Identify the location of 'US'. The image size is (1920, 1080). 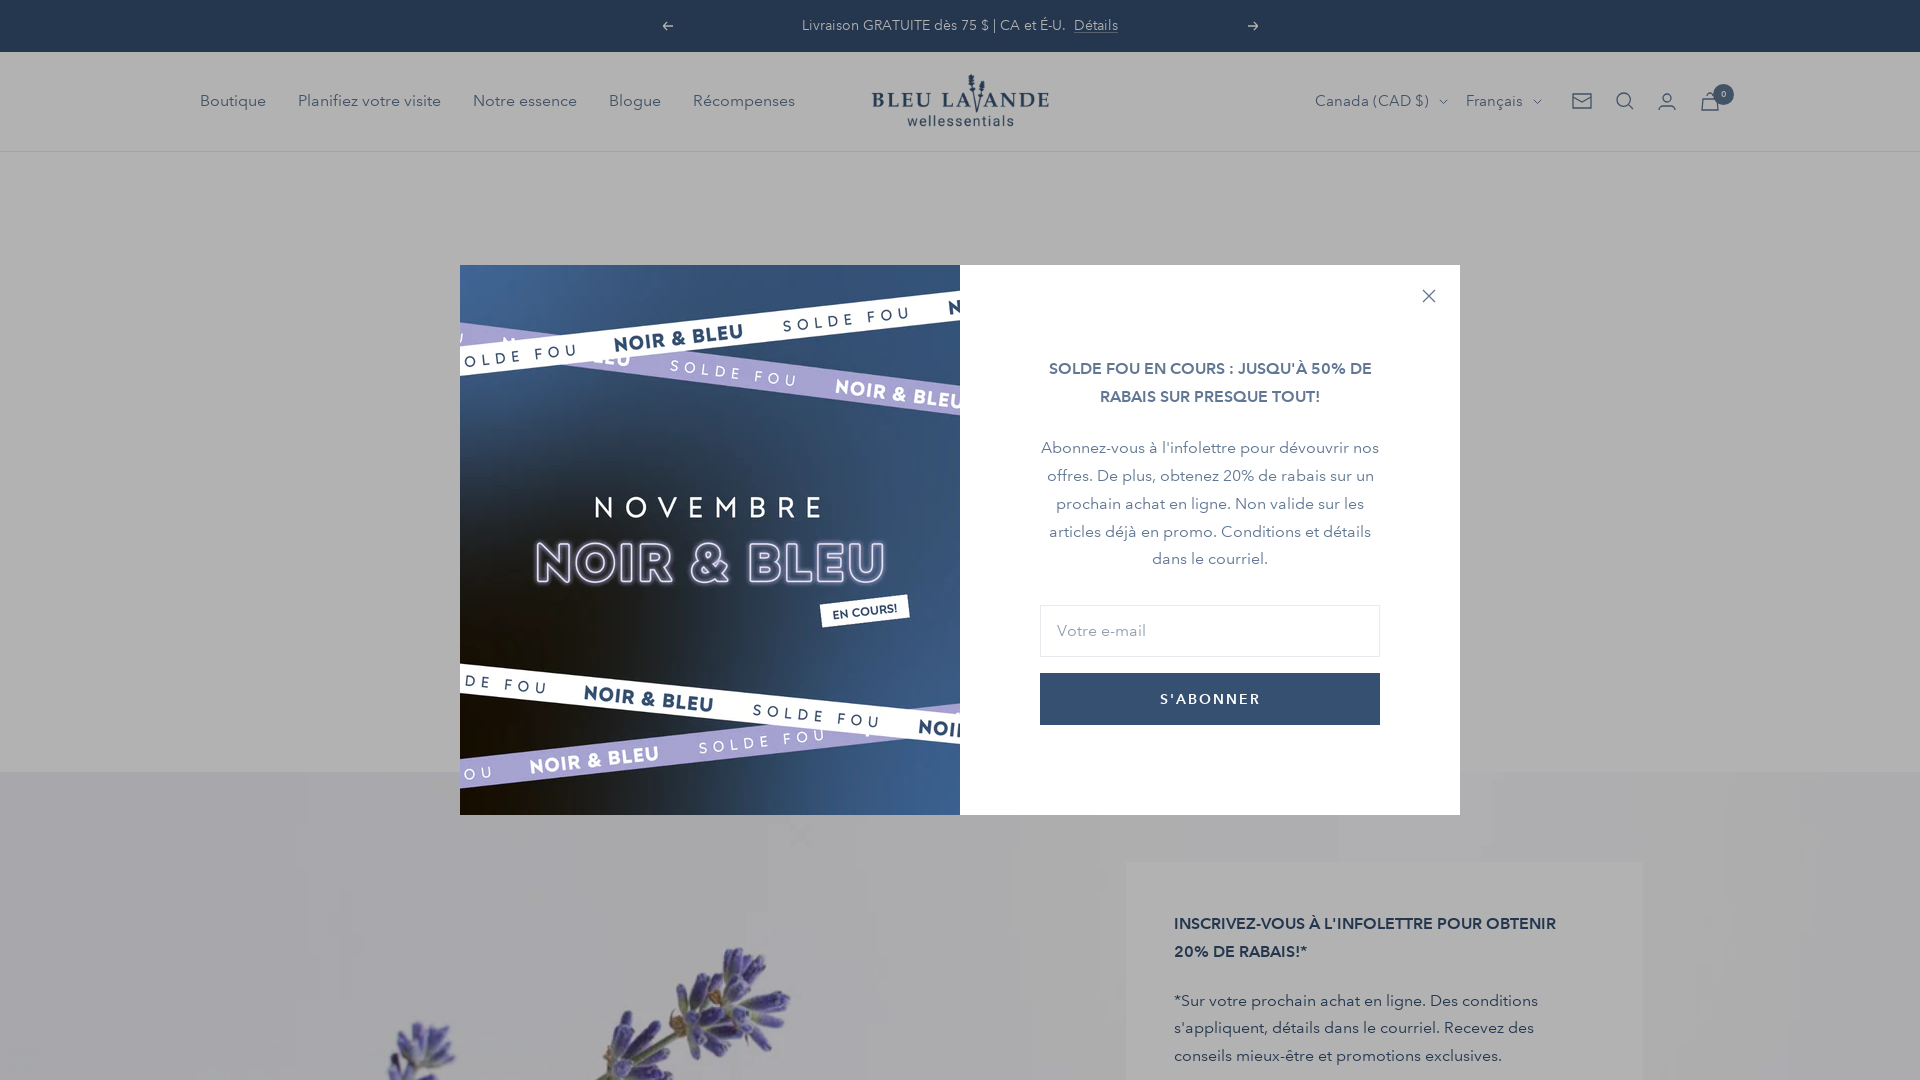
(1366, 207).